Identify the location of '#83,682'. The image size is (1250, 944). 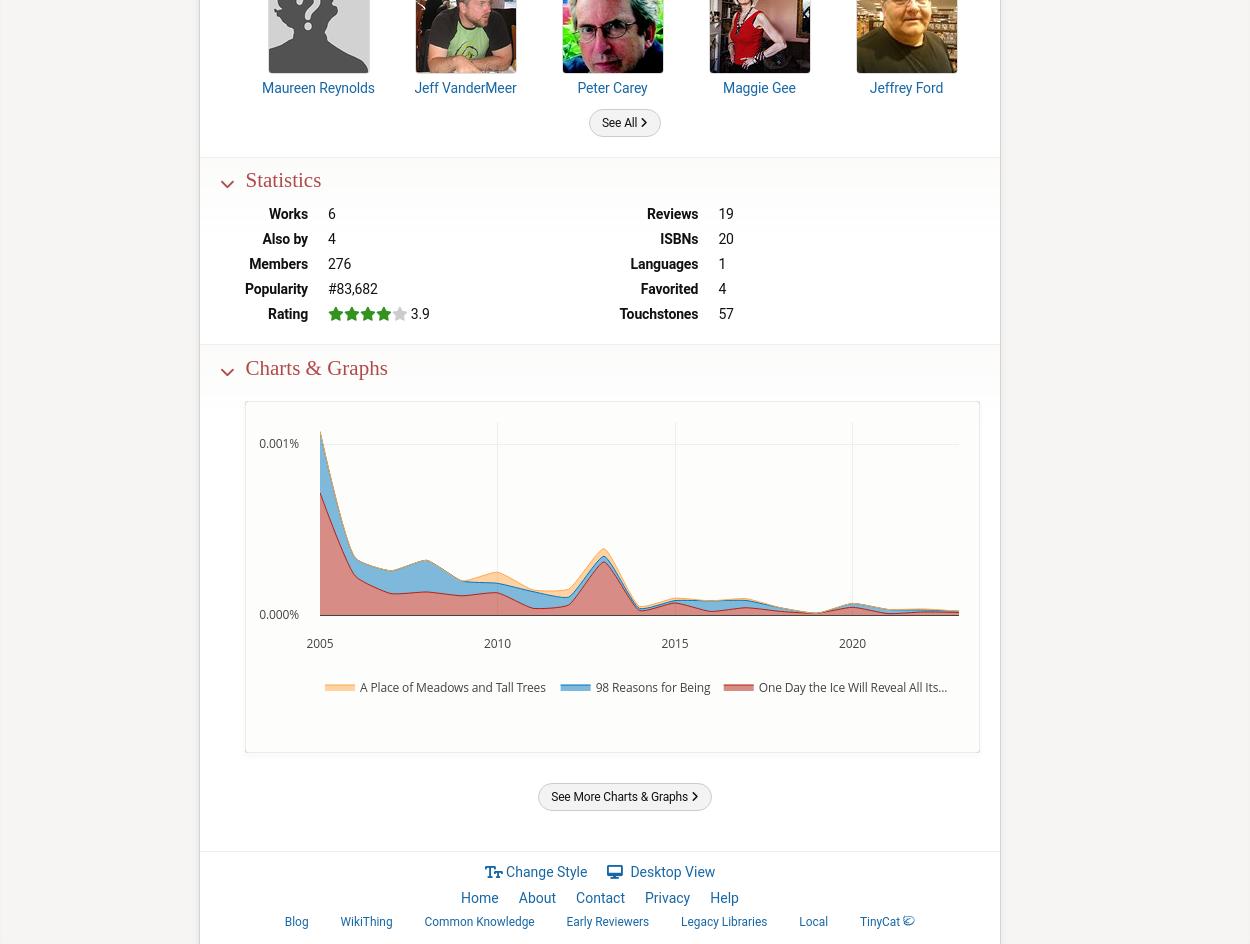
(351, 288).